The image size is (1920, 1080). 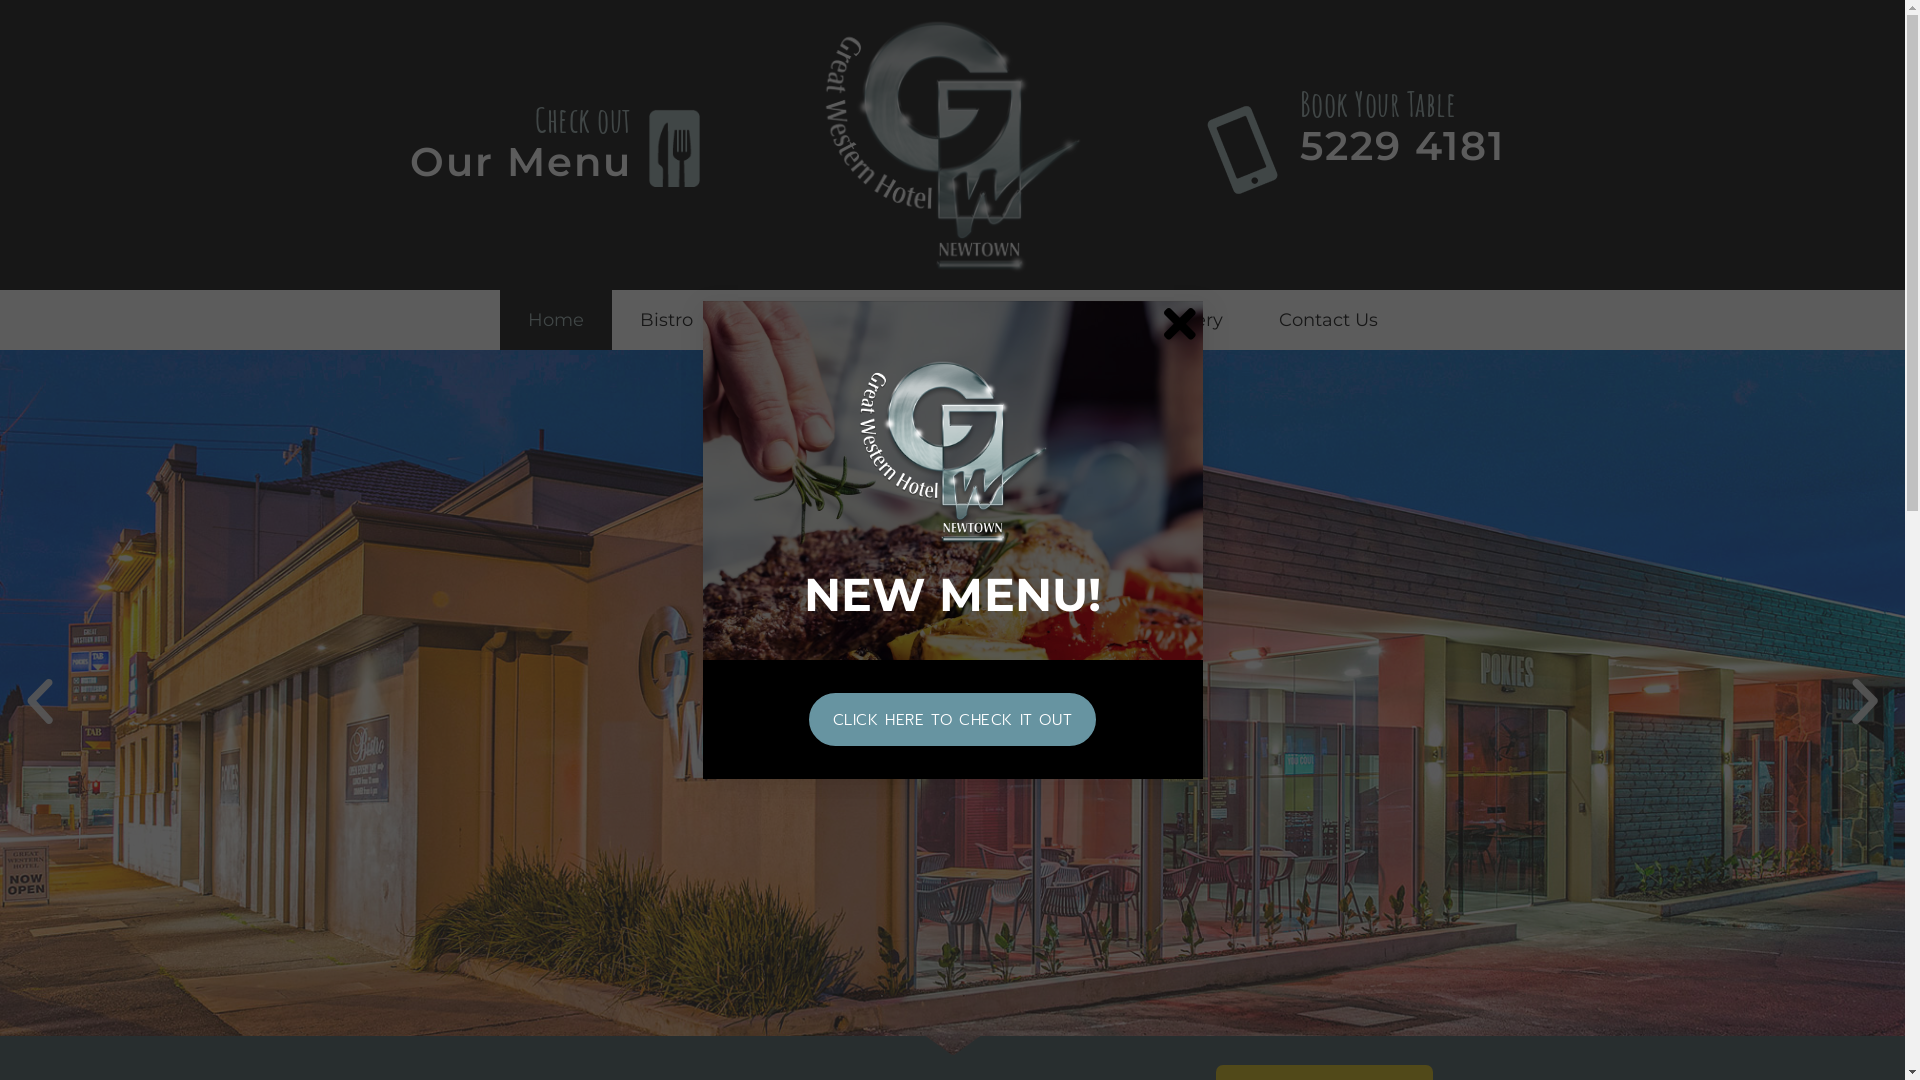 What do you see at coordinates (772, 319) in the screenshot?
I see `'Menu'` at bounding box center [772, 319].